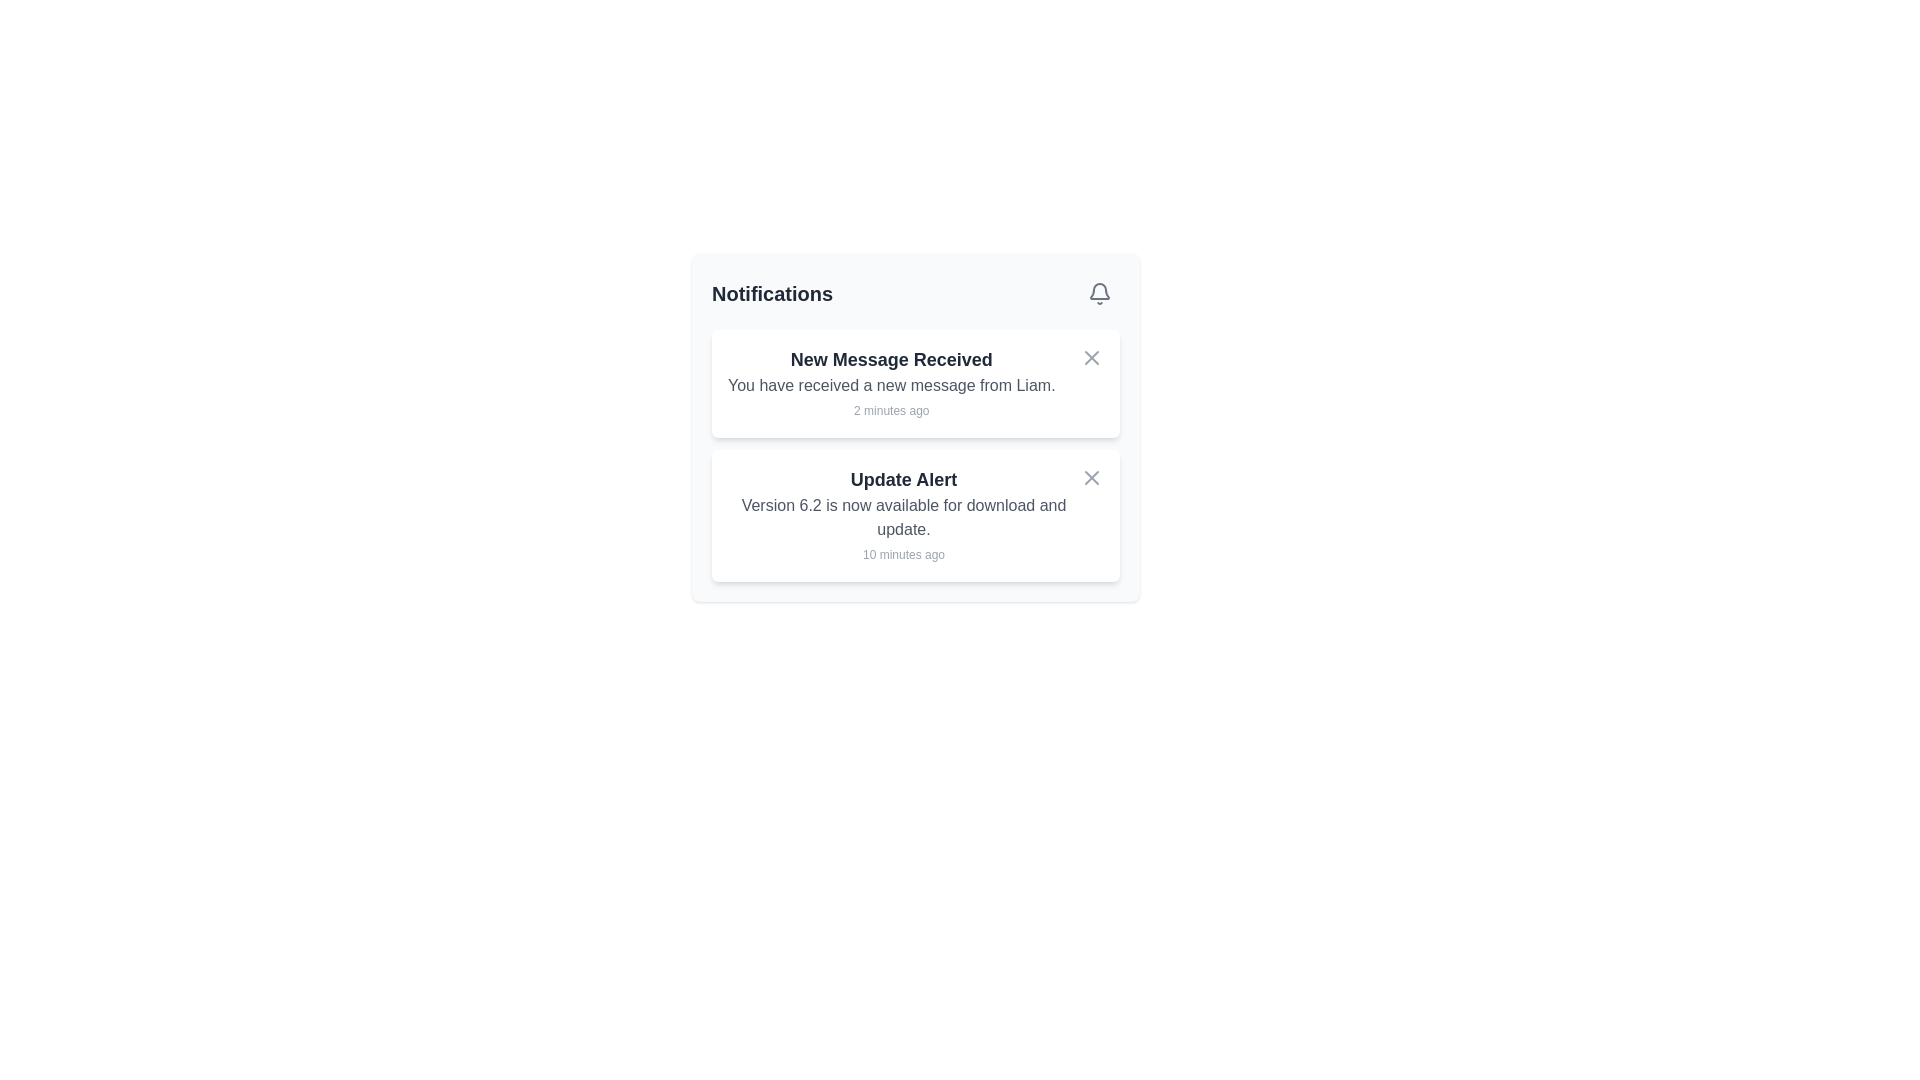  What do you see at coordinates (1090, 357) in the screenshot?
I see `the close button styled as an icon in the top-right corner of the 'New Message Received' notification card` at bounding box center [1090, 357].